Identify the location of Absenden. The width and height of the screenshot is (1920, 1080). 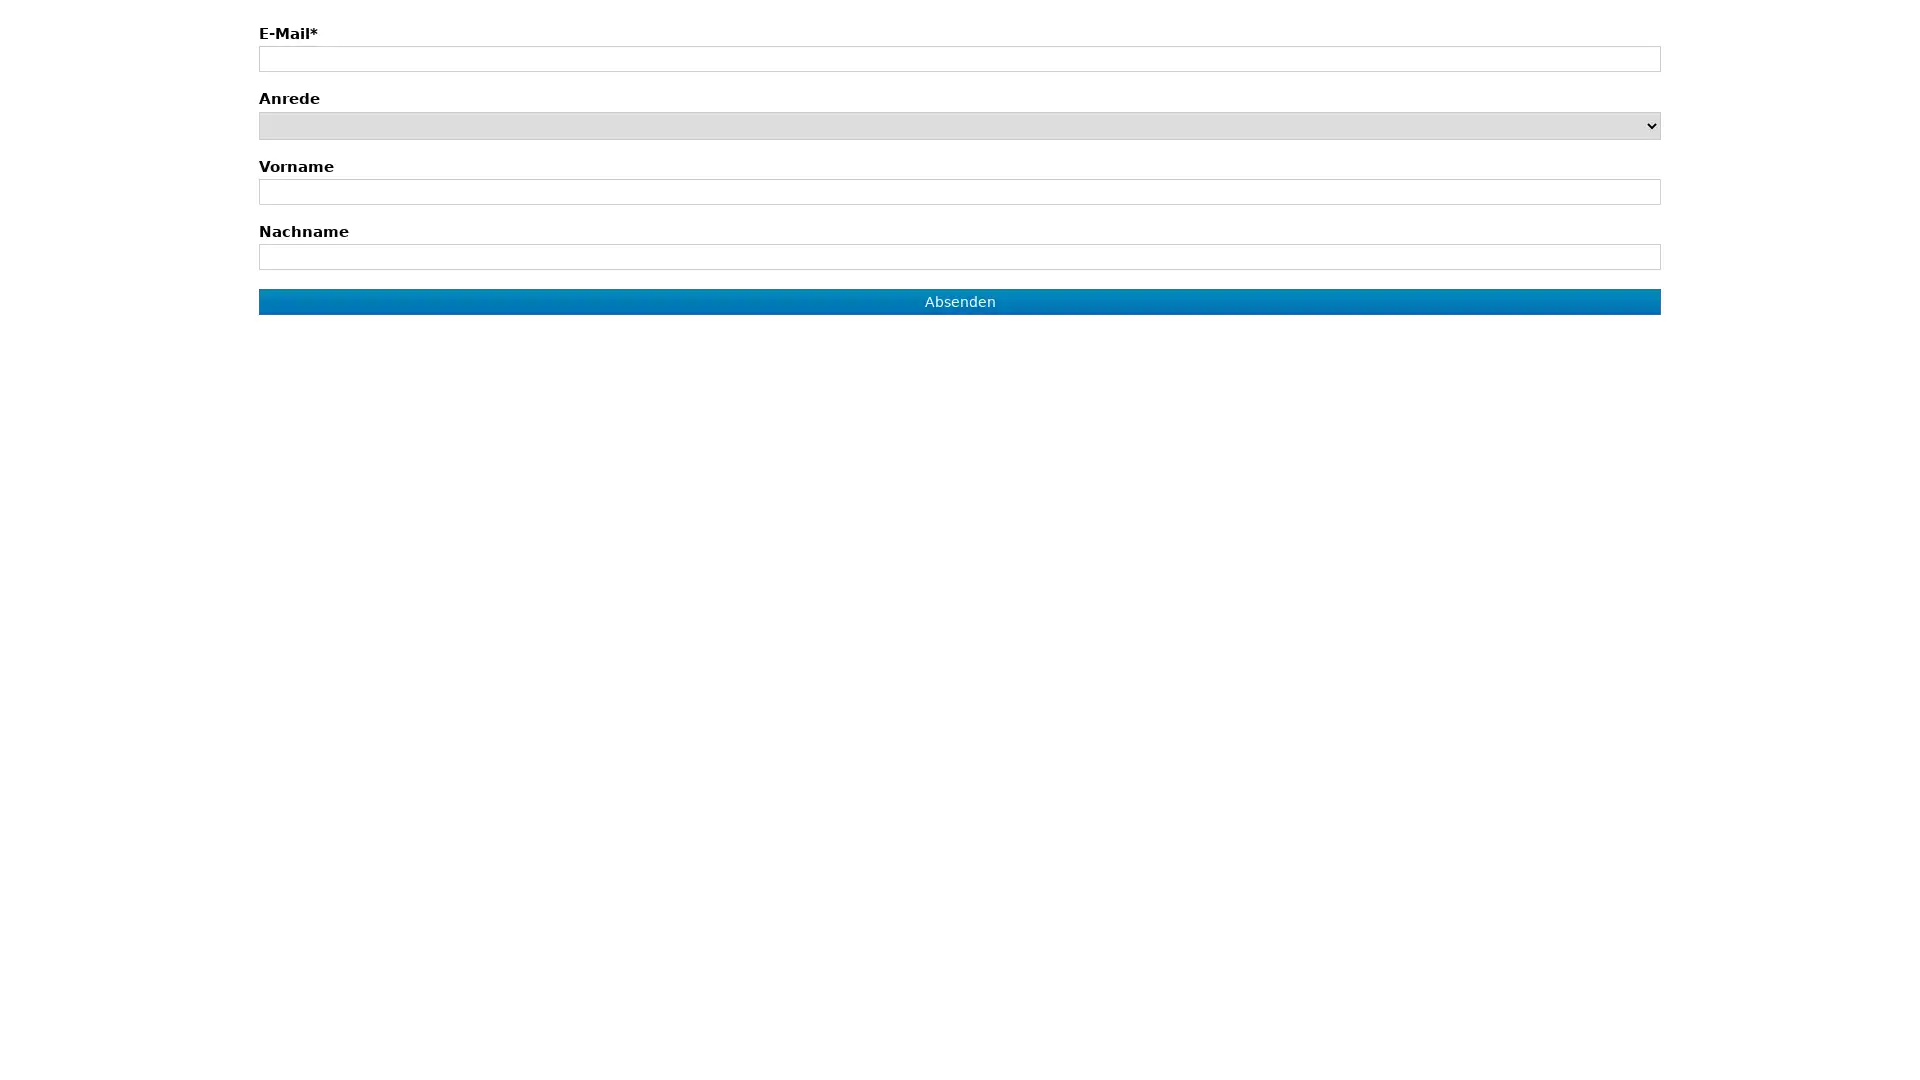
(958, 301).